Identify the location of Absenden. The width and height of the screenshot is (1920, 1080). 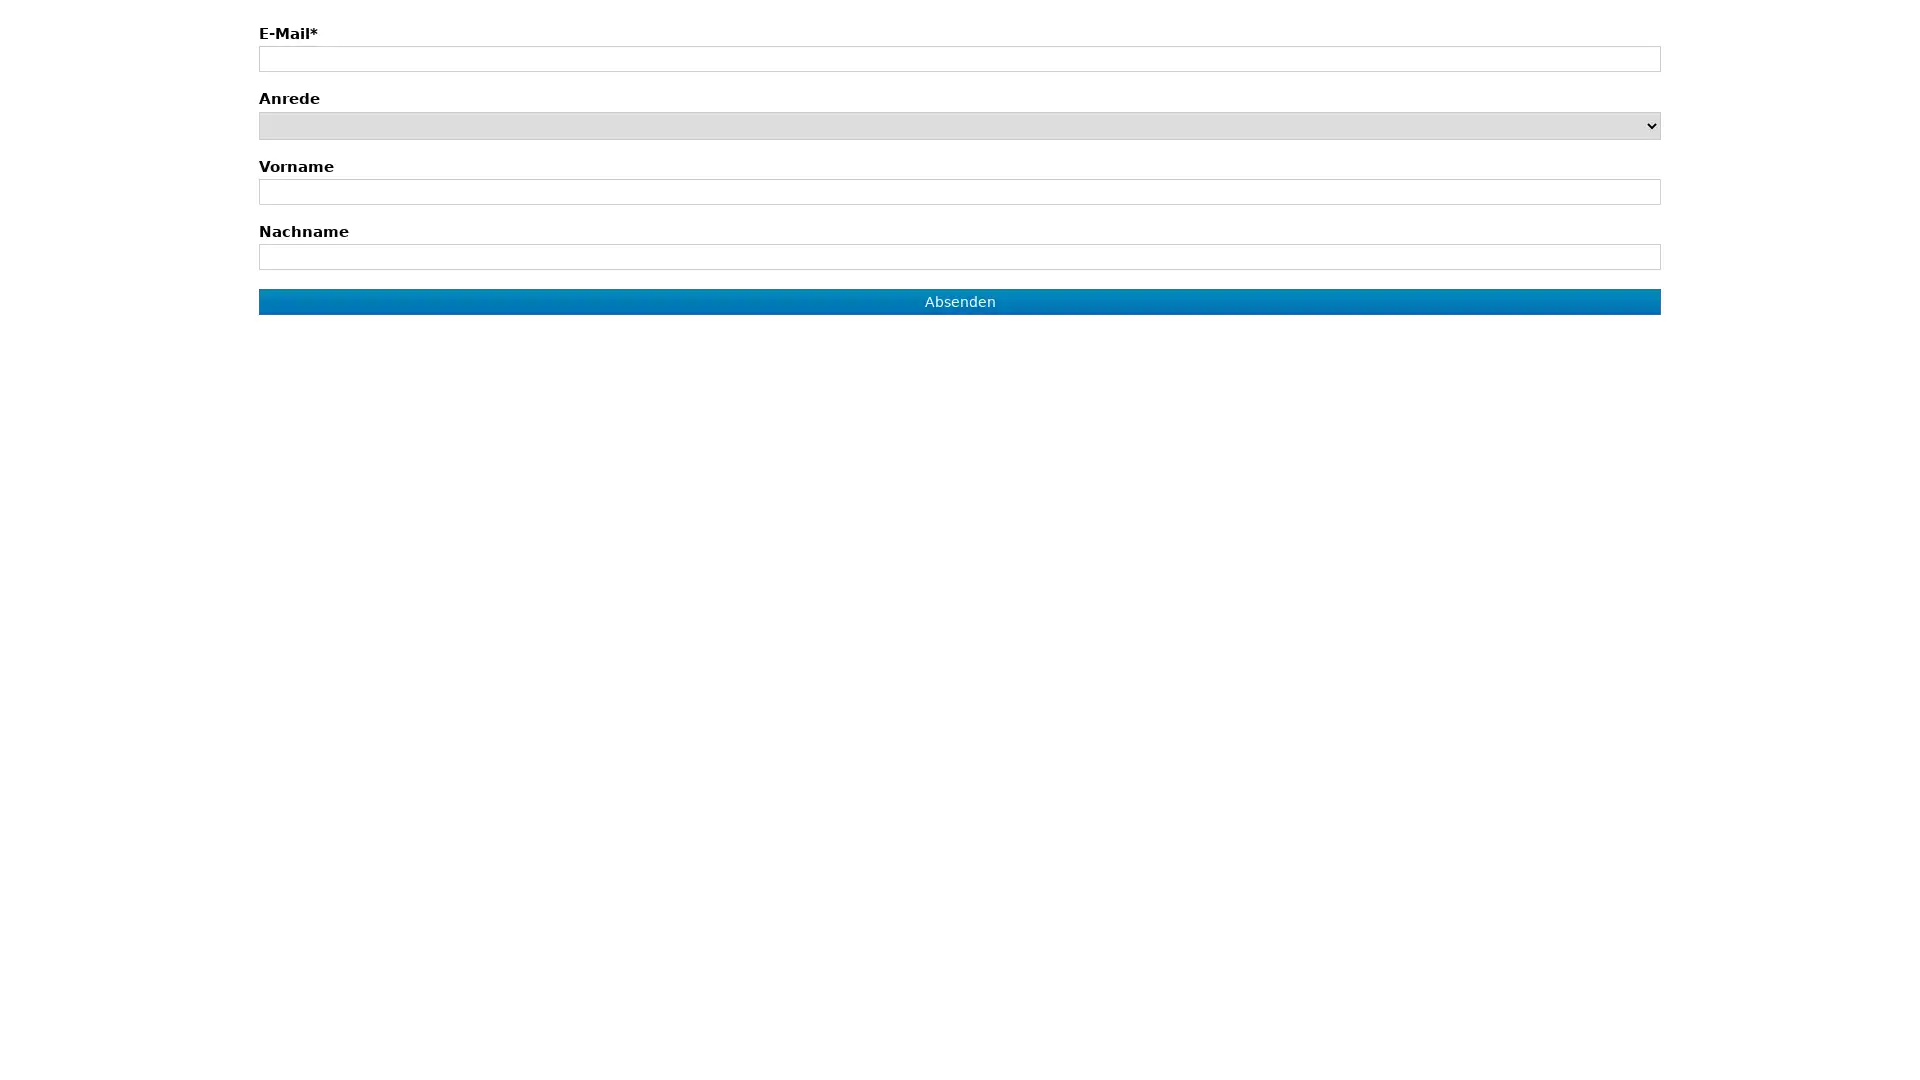
(958, 301).